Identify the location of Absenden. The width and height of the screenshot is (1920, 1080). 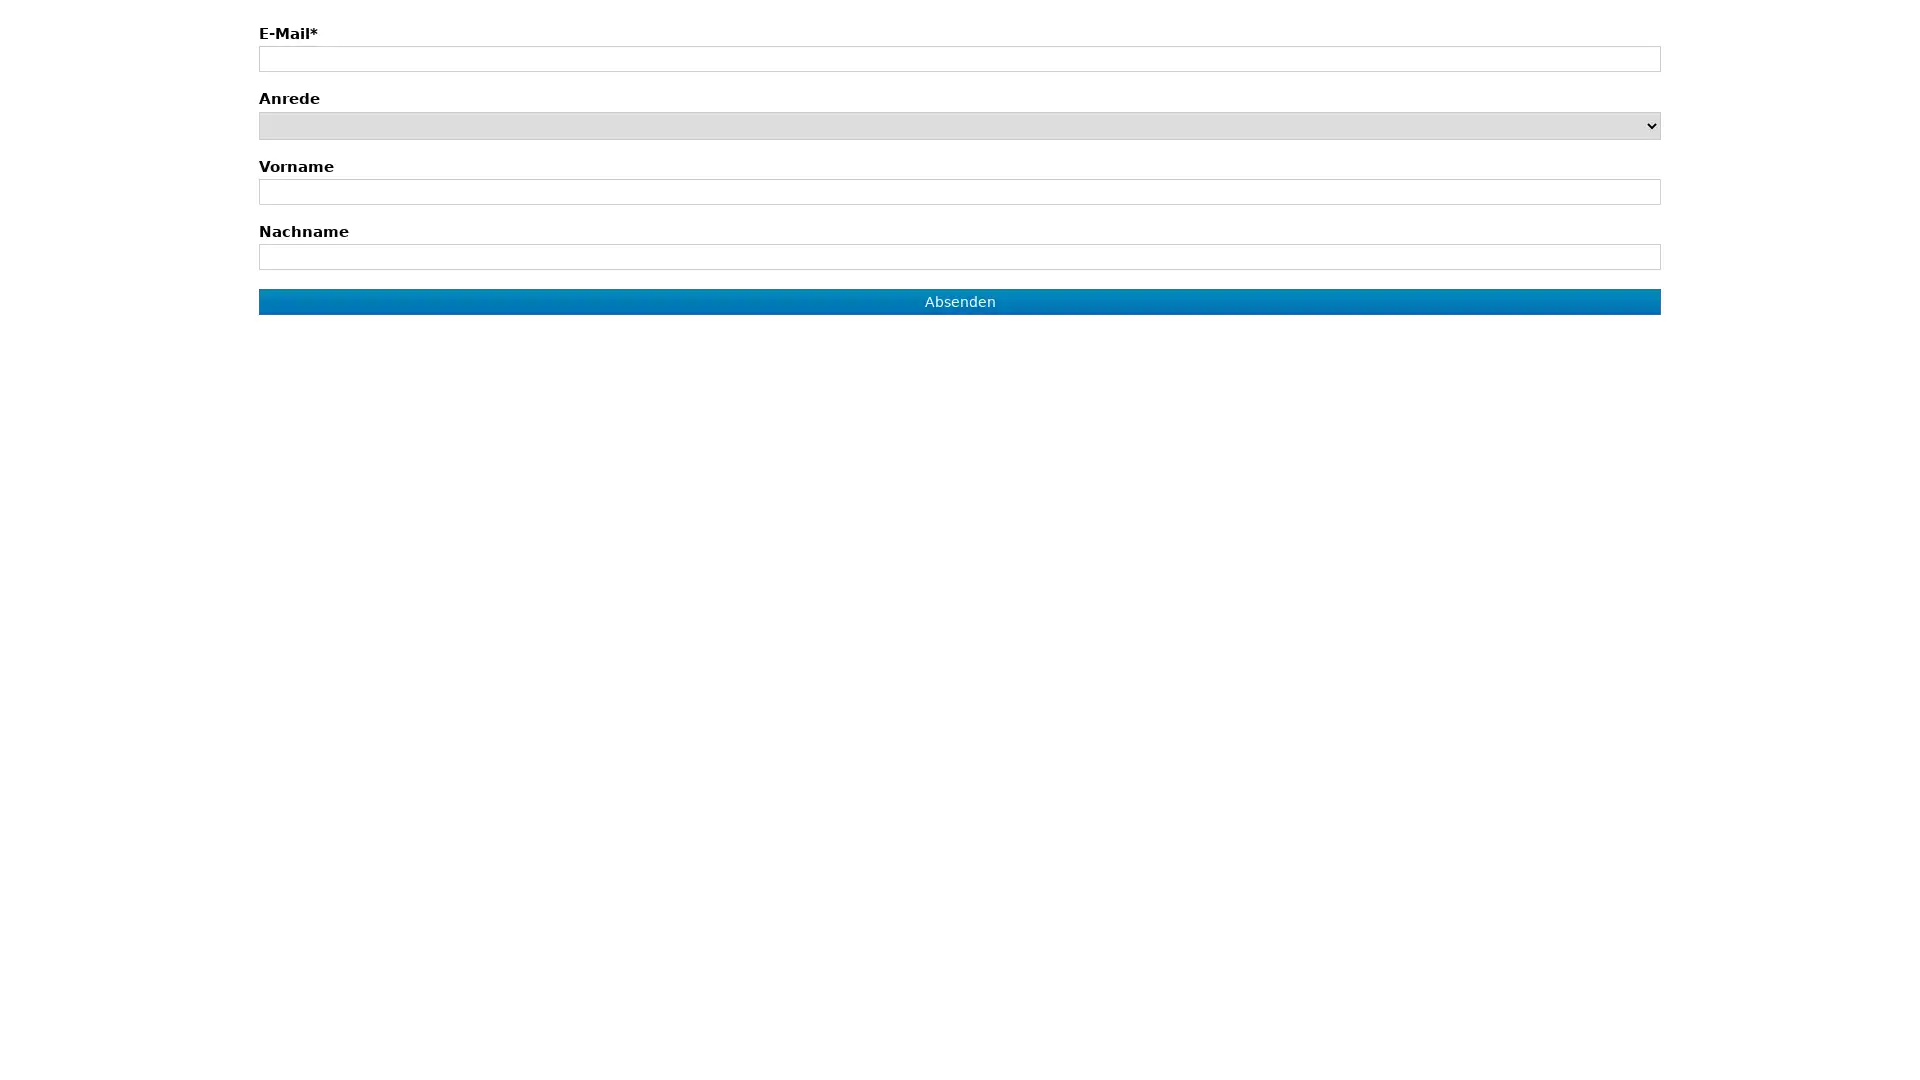
(958, 301).